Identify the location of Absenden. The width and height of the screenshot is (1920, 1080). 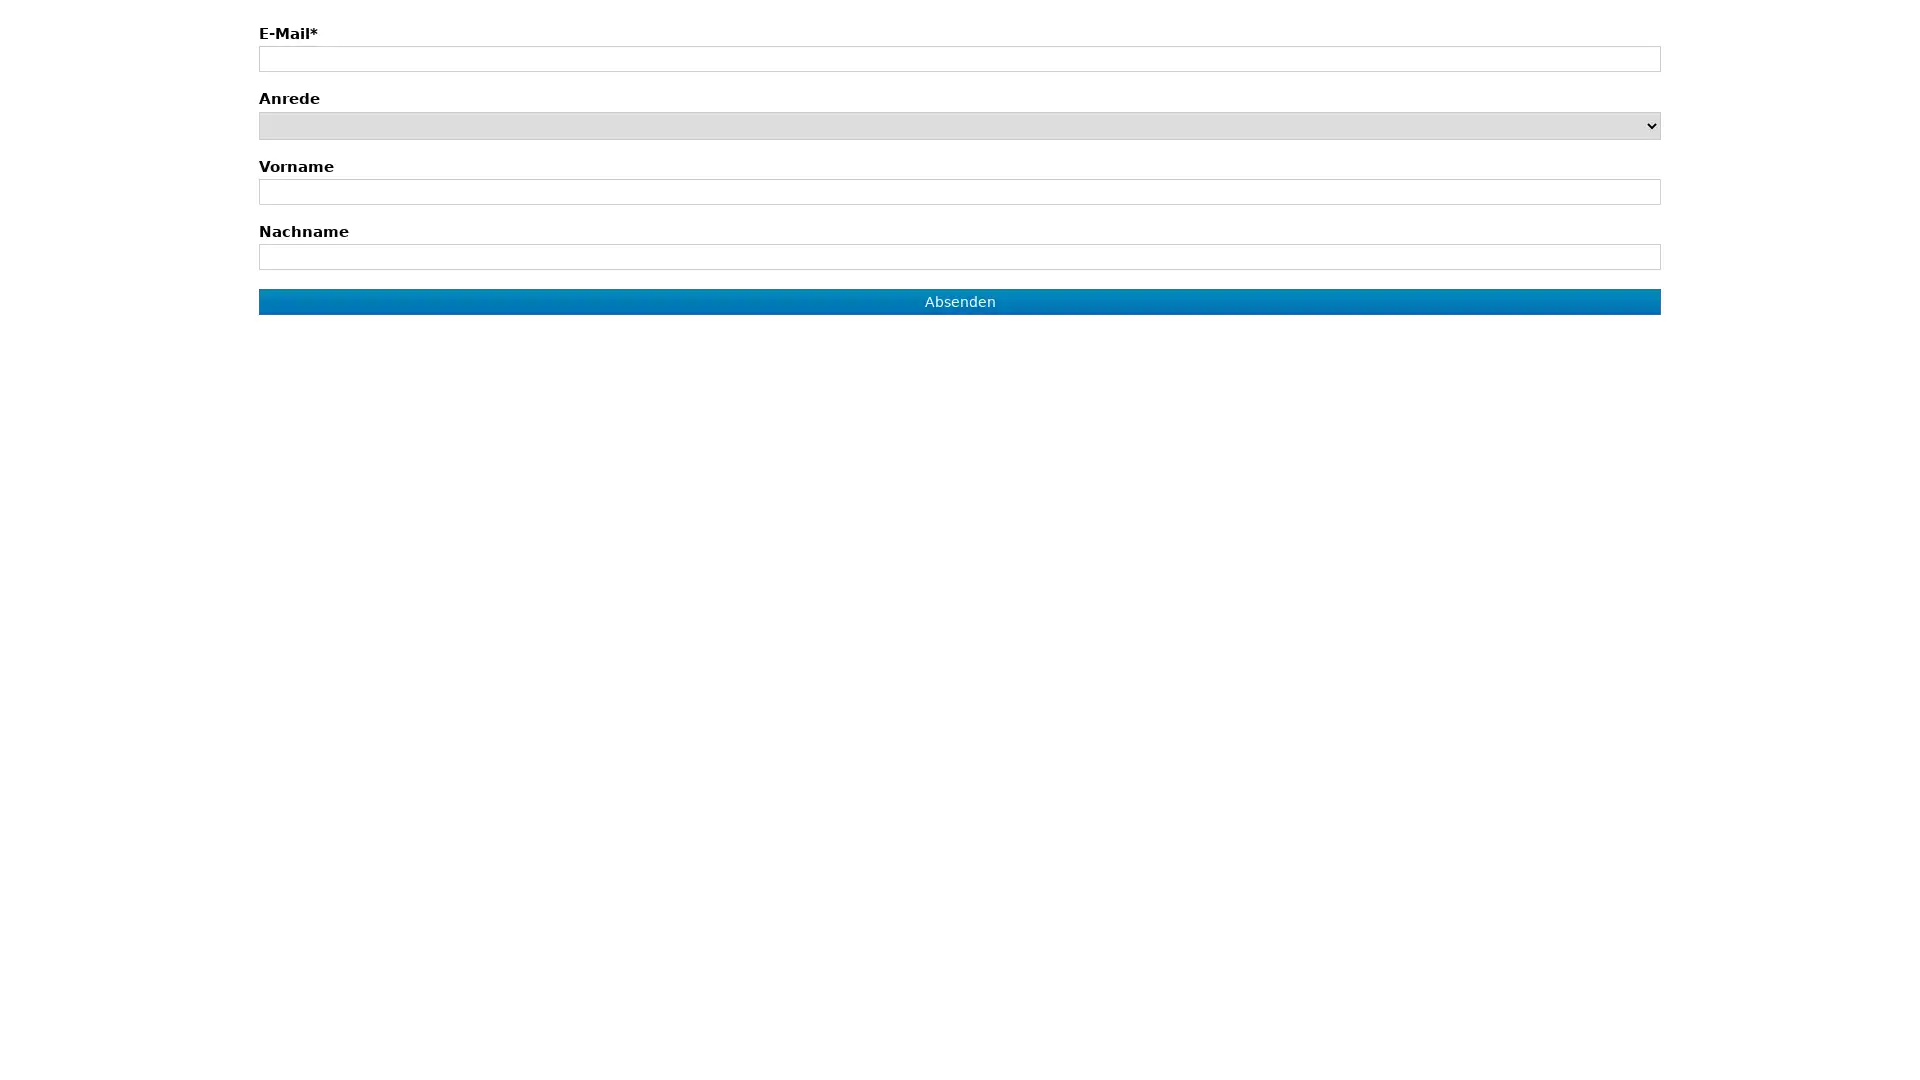
(958, 301).